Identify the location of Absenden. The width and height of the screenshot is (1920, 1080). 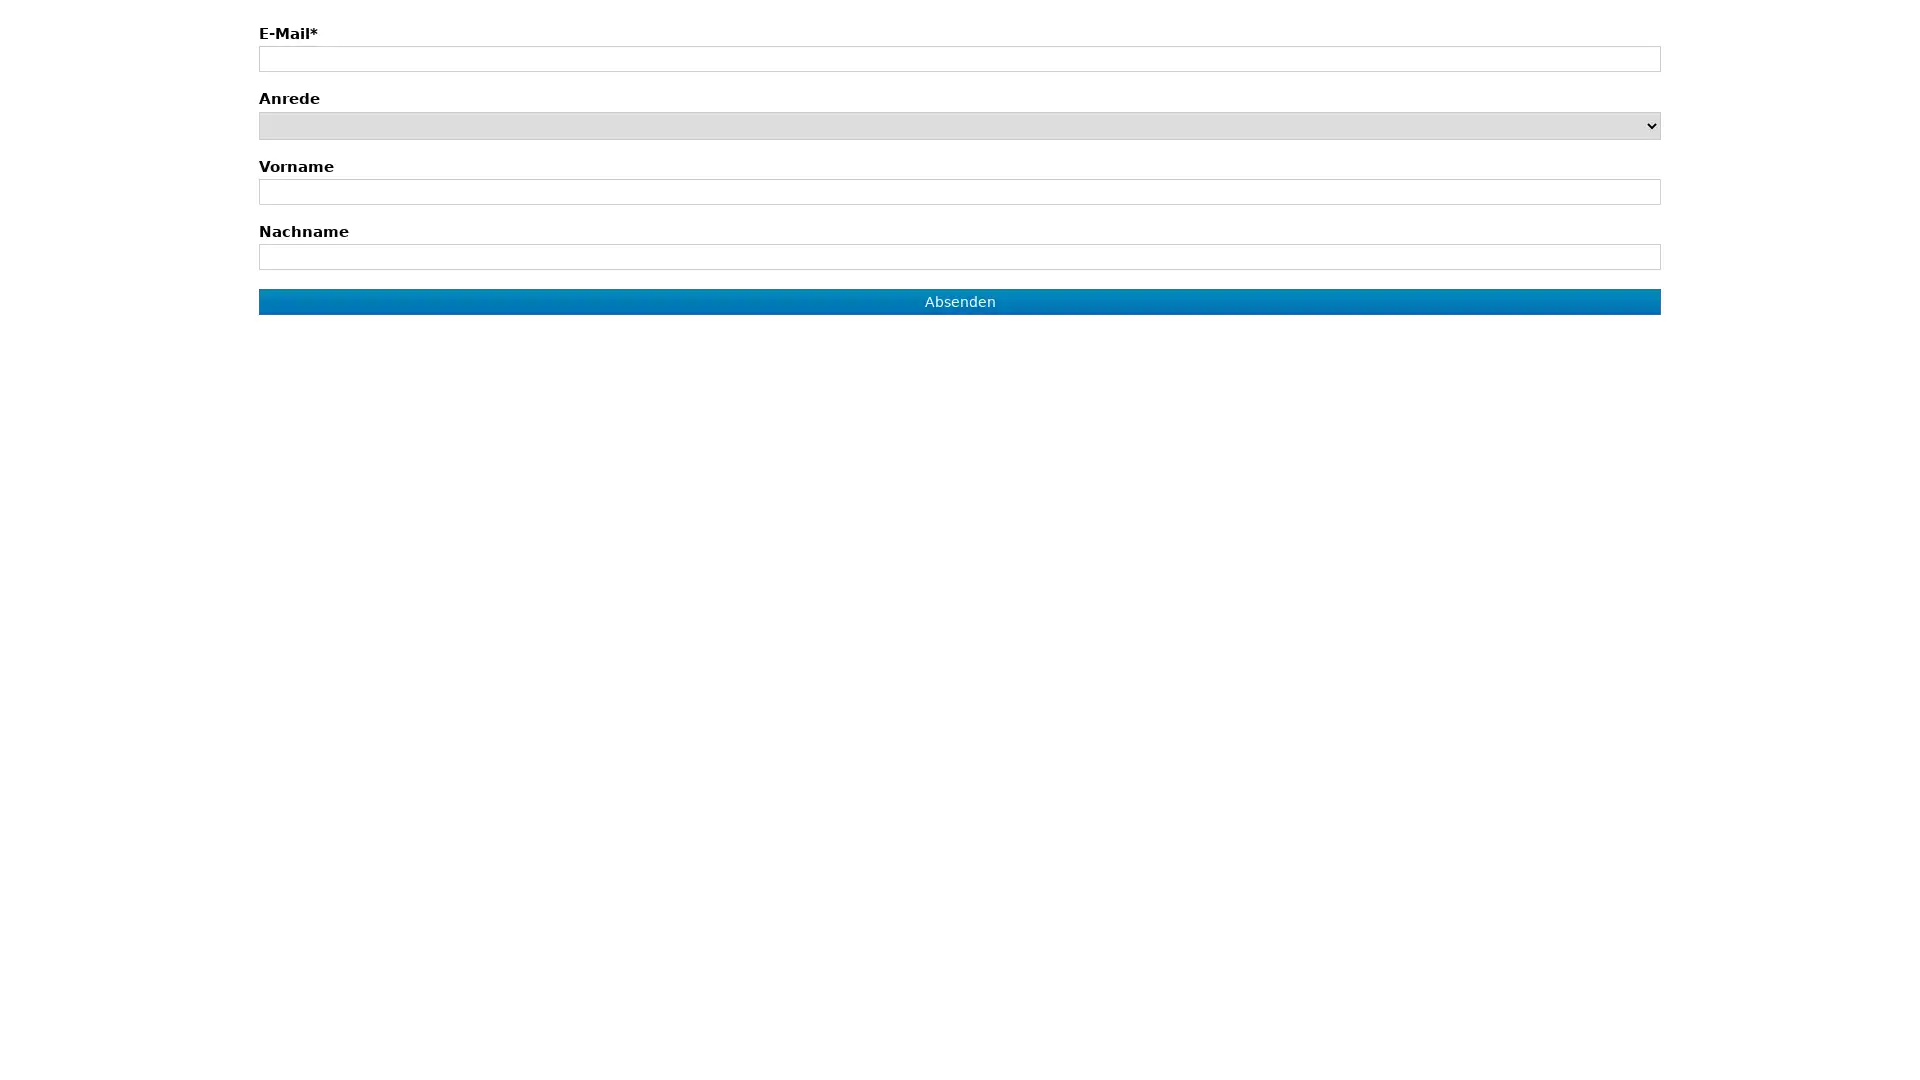
(958, 301).